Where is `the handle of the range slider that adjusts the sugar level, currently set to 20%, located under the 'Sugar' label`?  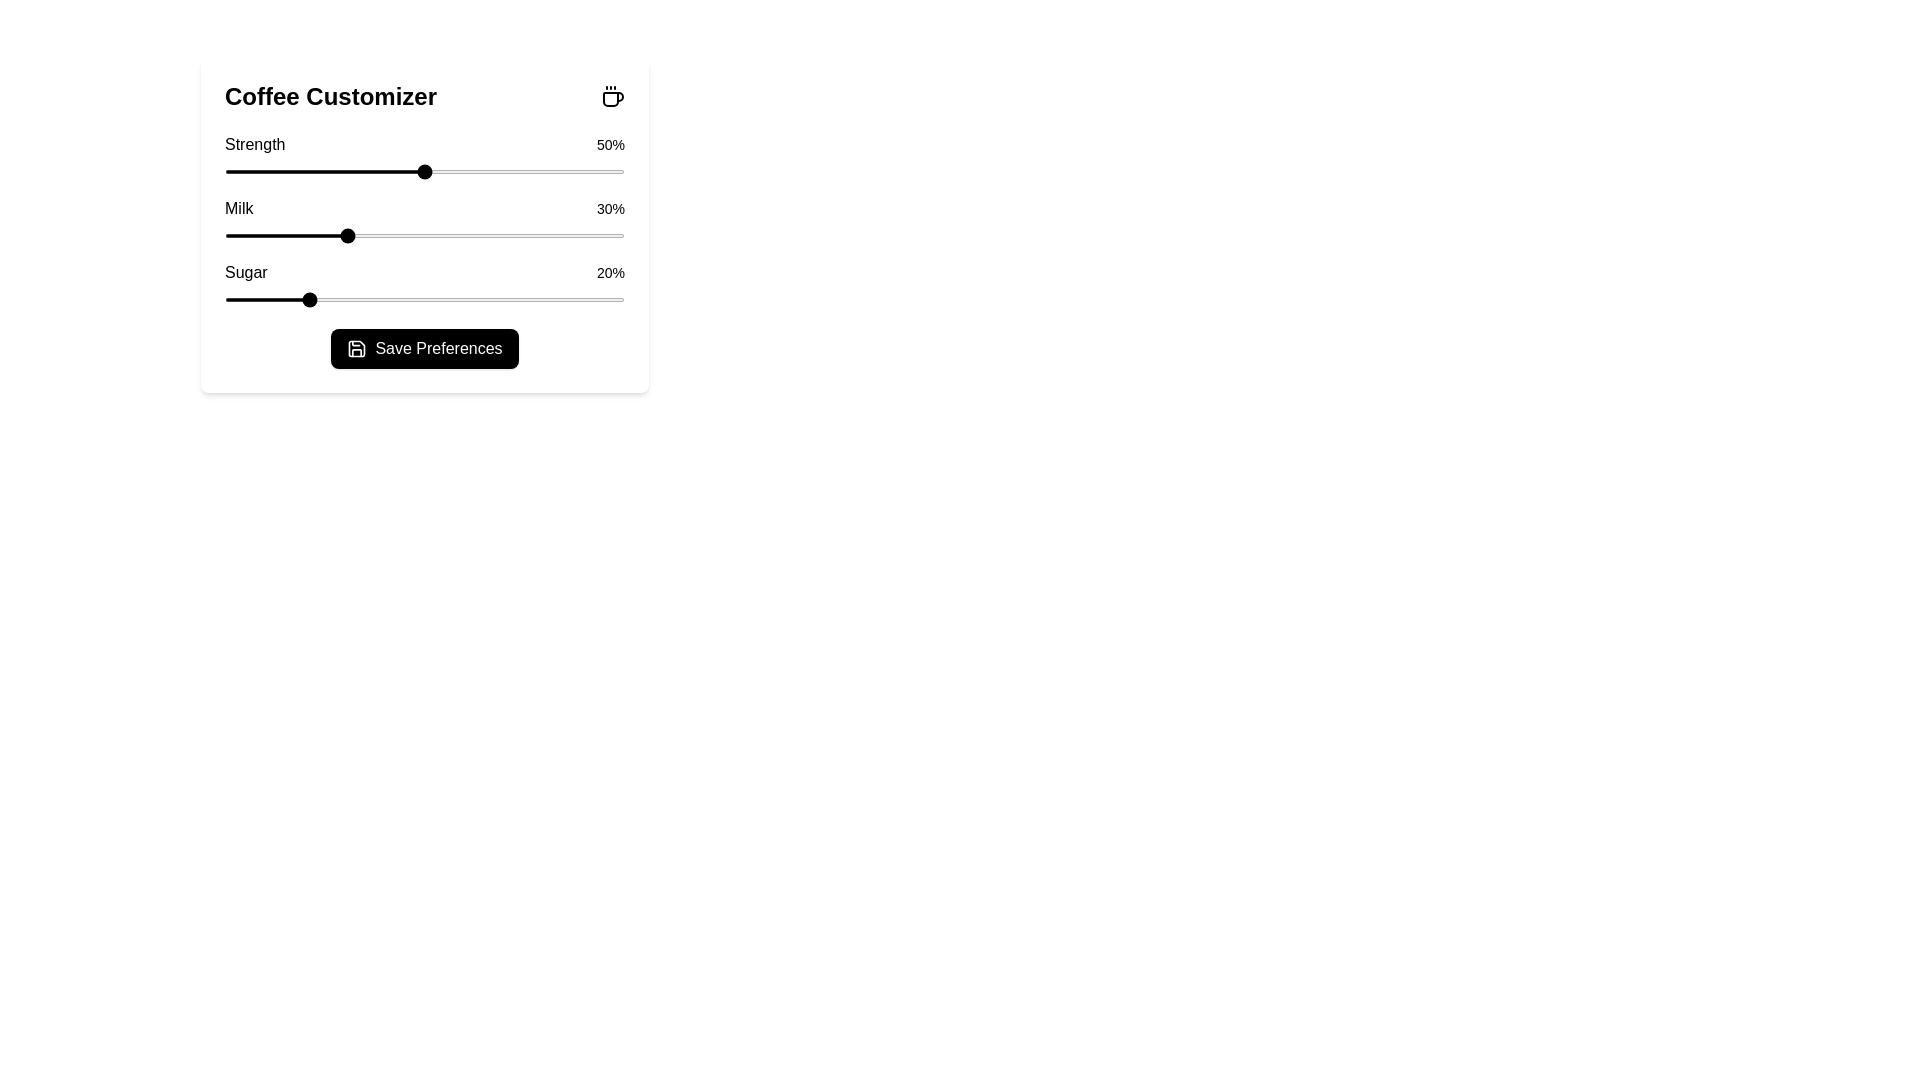
the handle of the range slider that adjusts the sugar level, currently set to 20%, located under the 'Sugar' label is located at coordinates (424, 300).